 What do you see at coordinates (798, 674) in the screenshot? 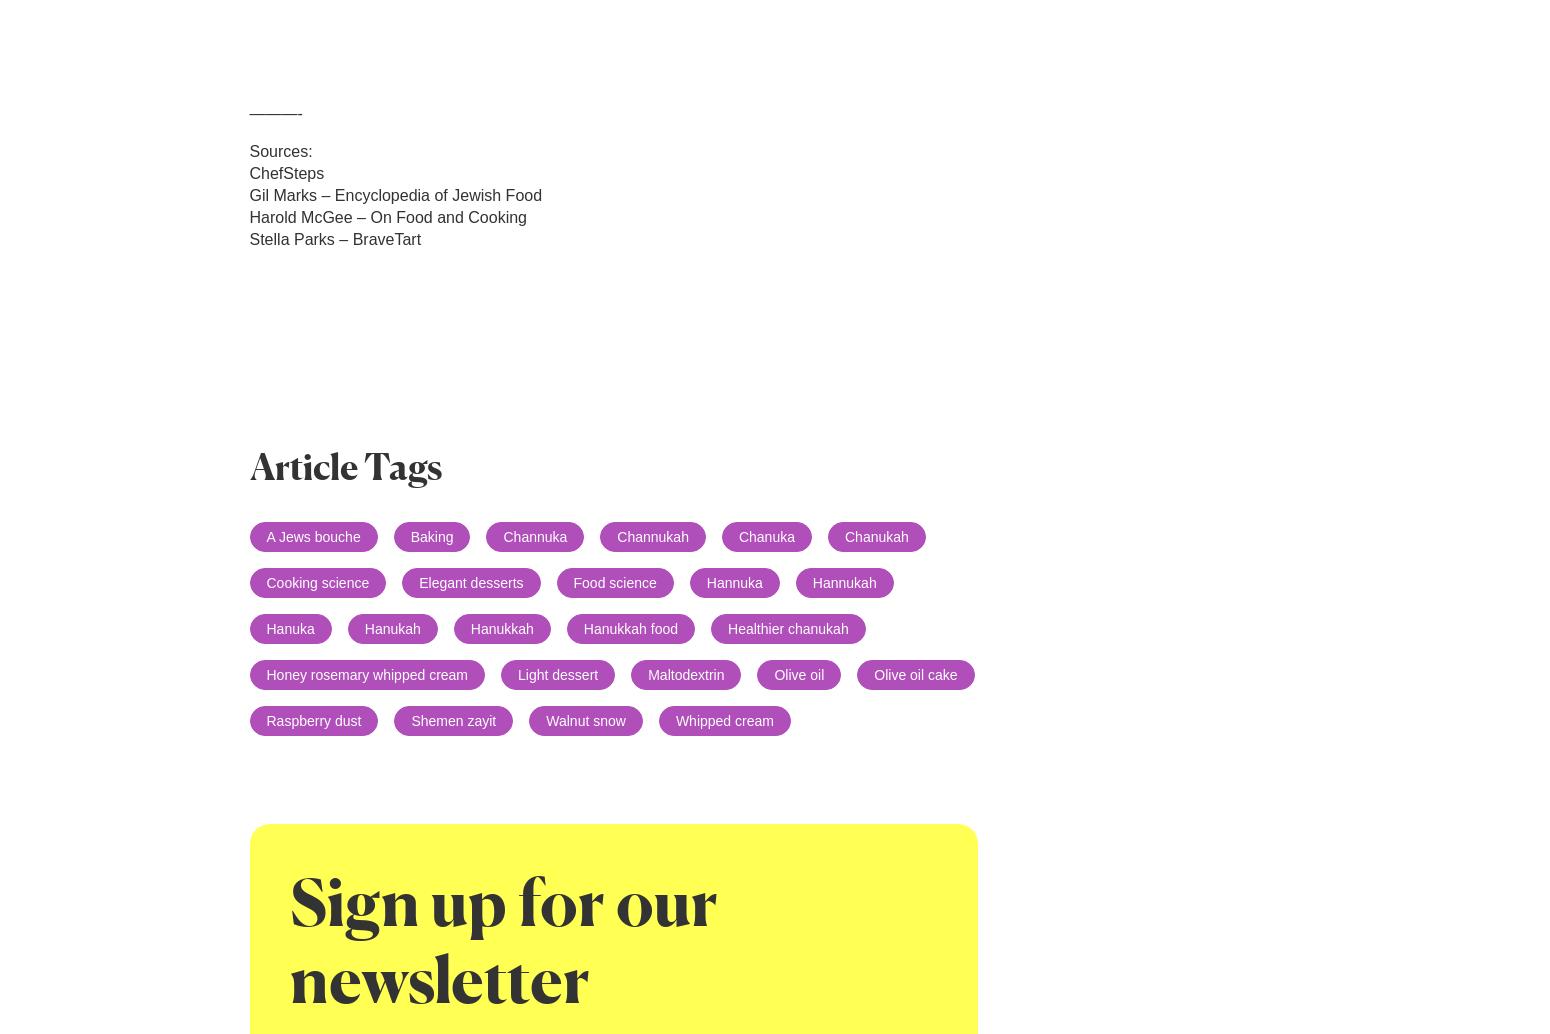
I see `'Olive oil'` at bounding box center [798, 674].